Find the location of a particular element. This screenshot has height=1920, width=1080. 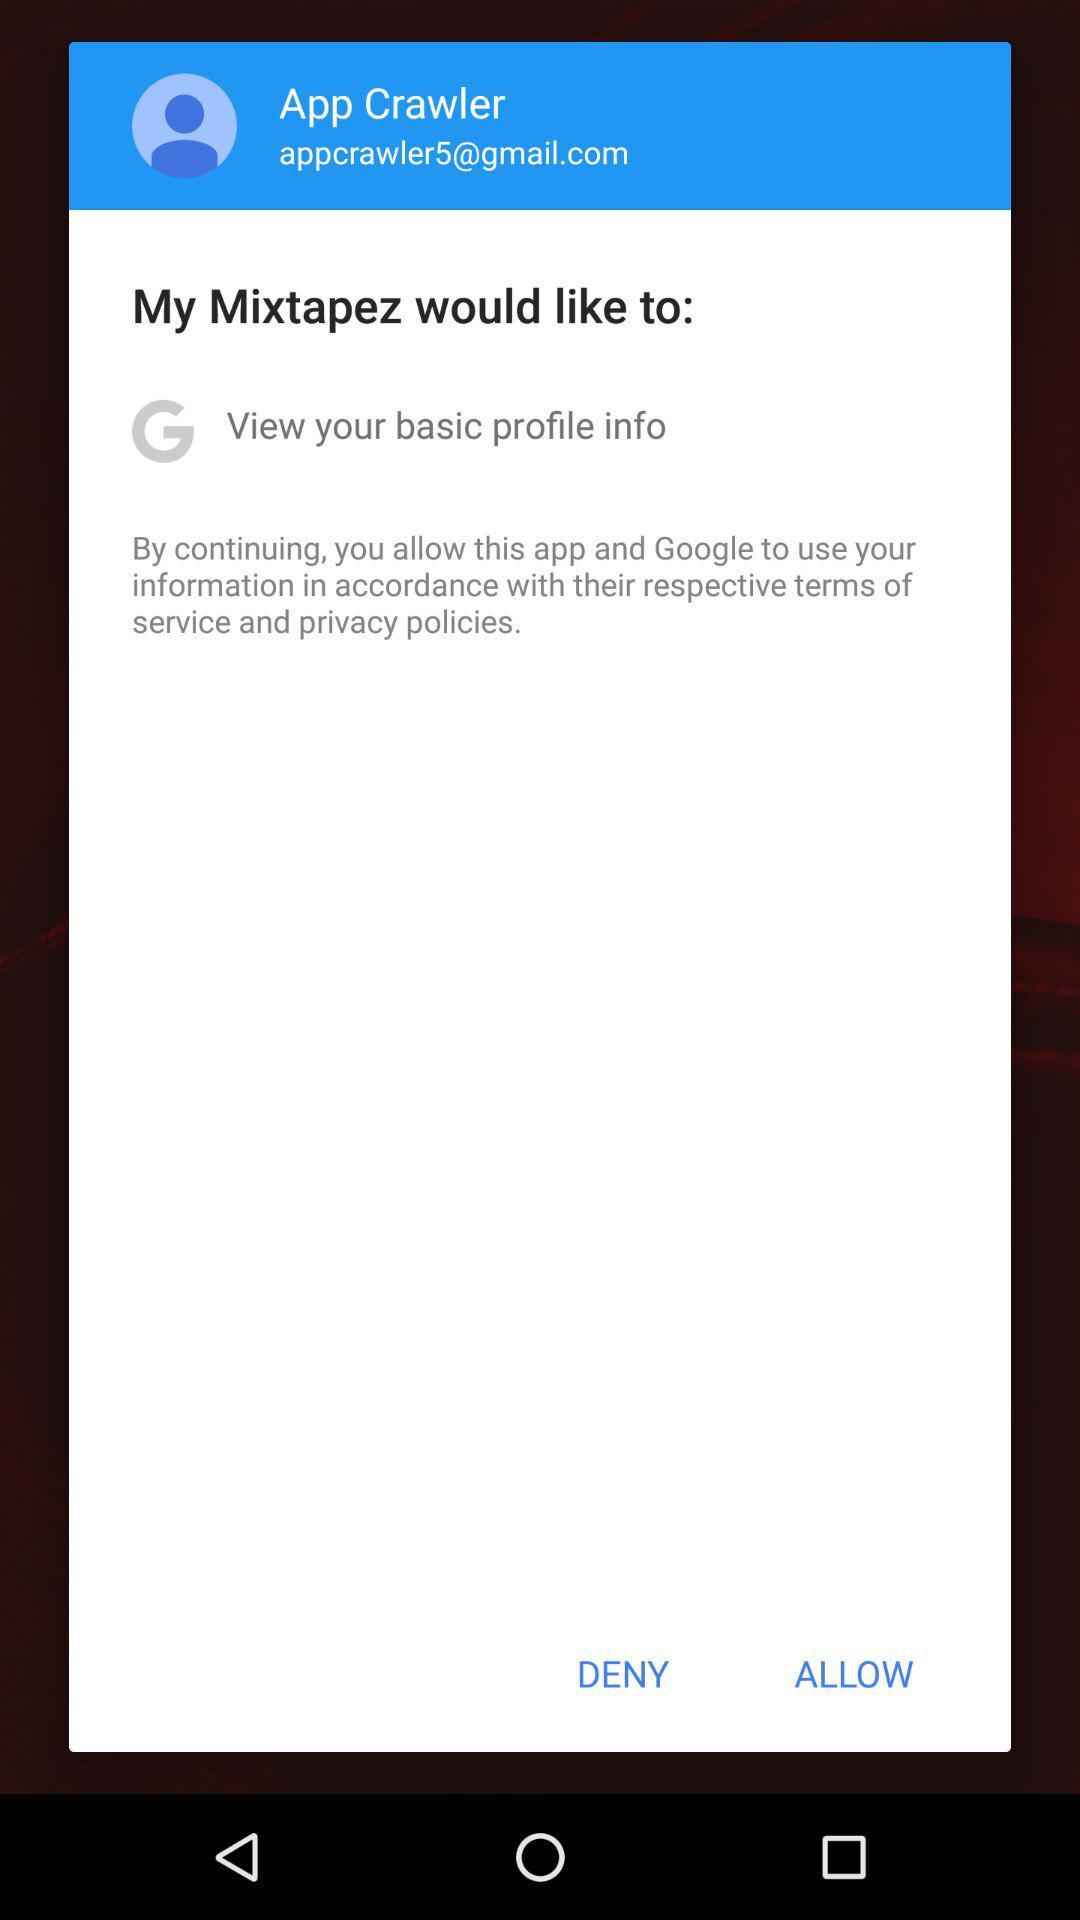

deny item is located at coordinates (621, 1673).